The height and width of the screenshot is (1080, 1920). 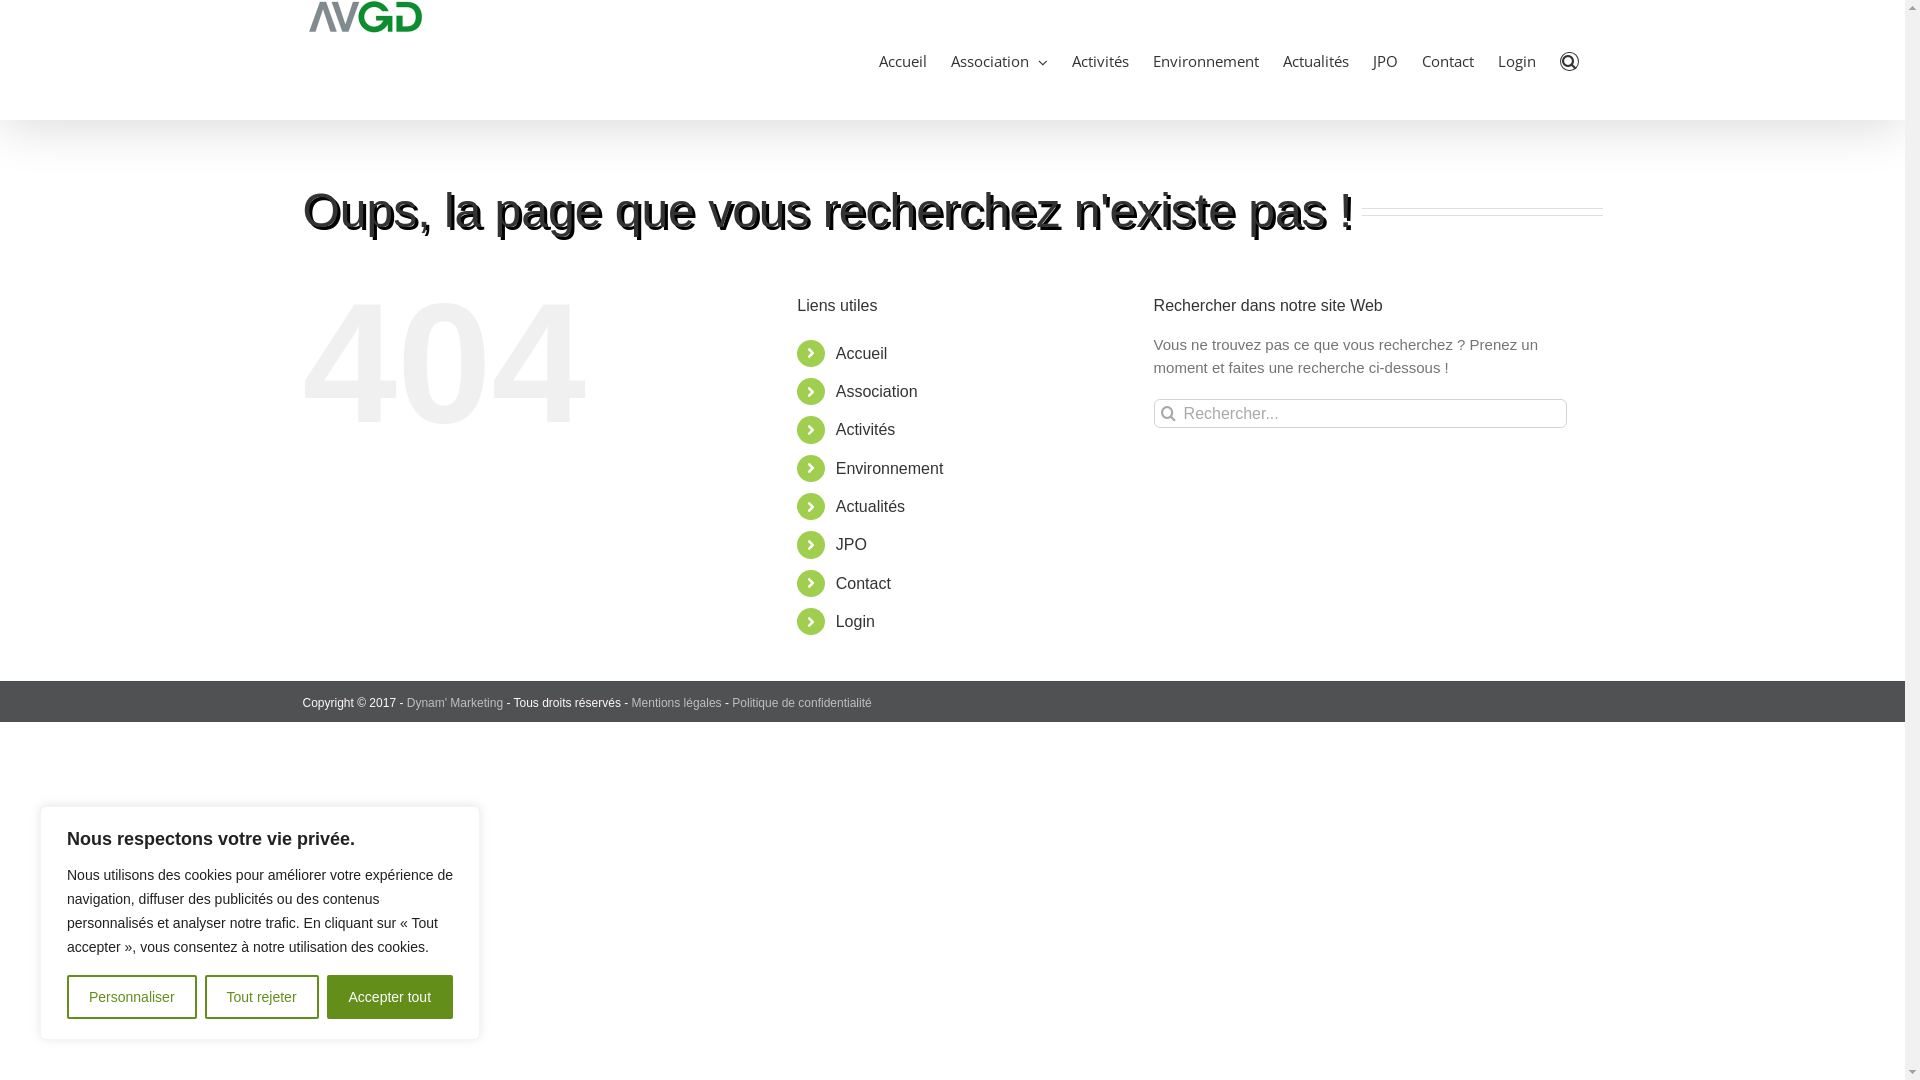 I want to click on 'Personnaliser', so click(x=131, y=996).